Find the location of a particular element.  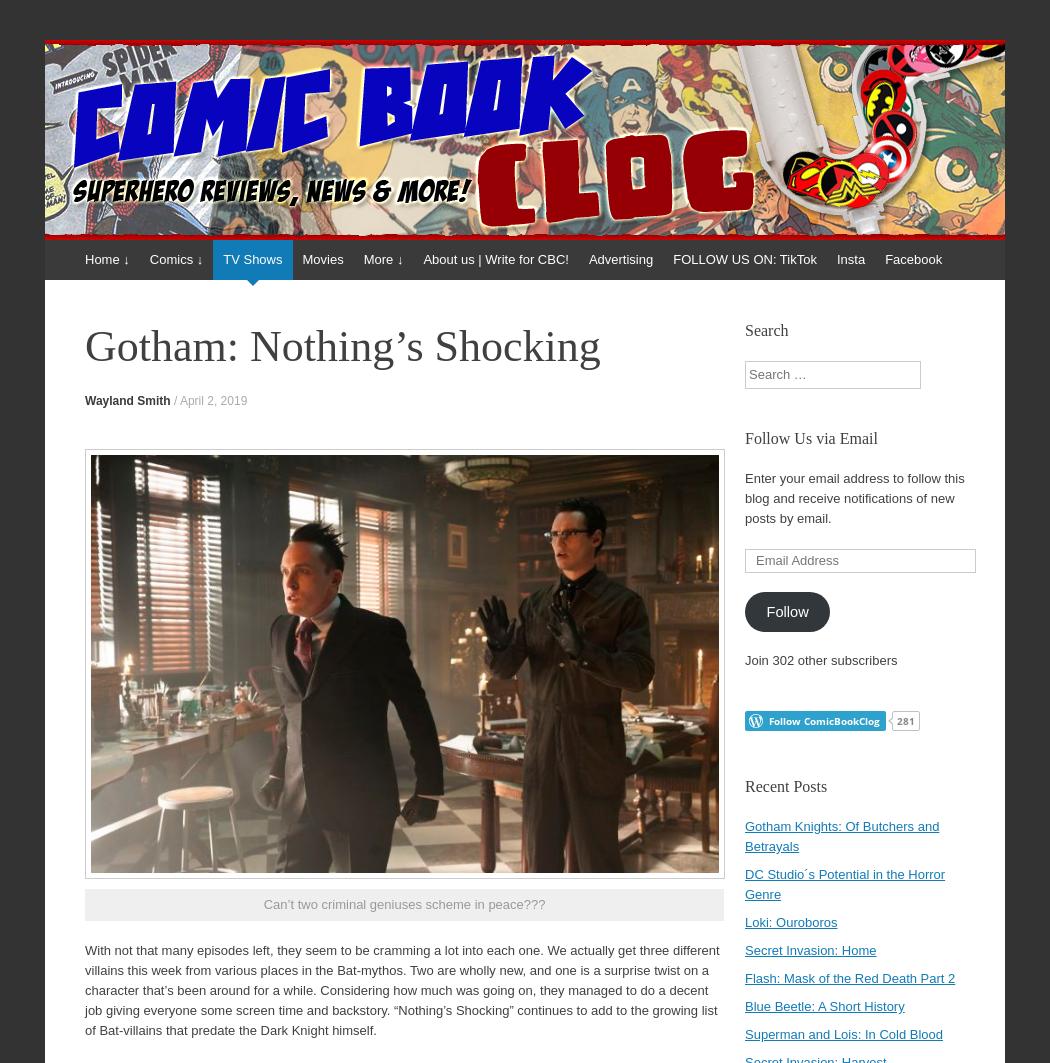

'Can’t two criminal geniuses scheme in peace???' is located at coordinates (404, 903).